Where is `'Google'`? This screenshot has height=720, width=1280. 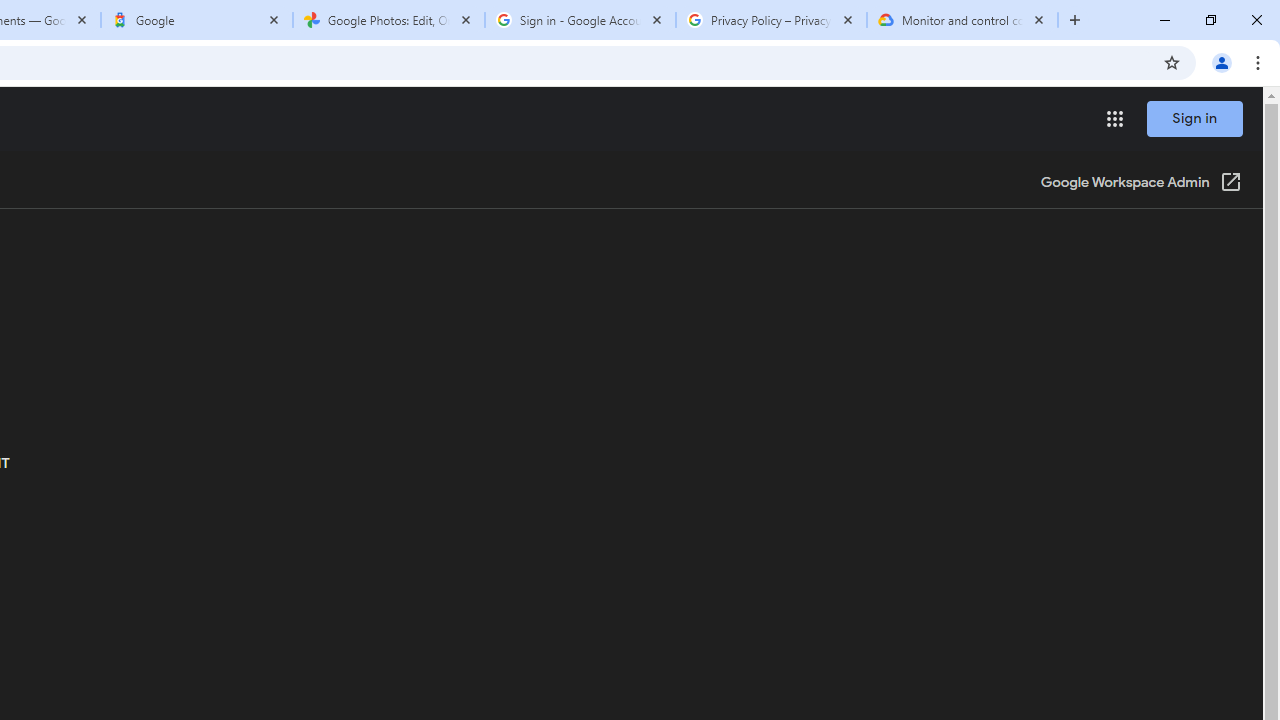 'Google' is located at coordinates (197, 20).